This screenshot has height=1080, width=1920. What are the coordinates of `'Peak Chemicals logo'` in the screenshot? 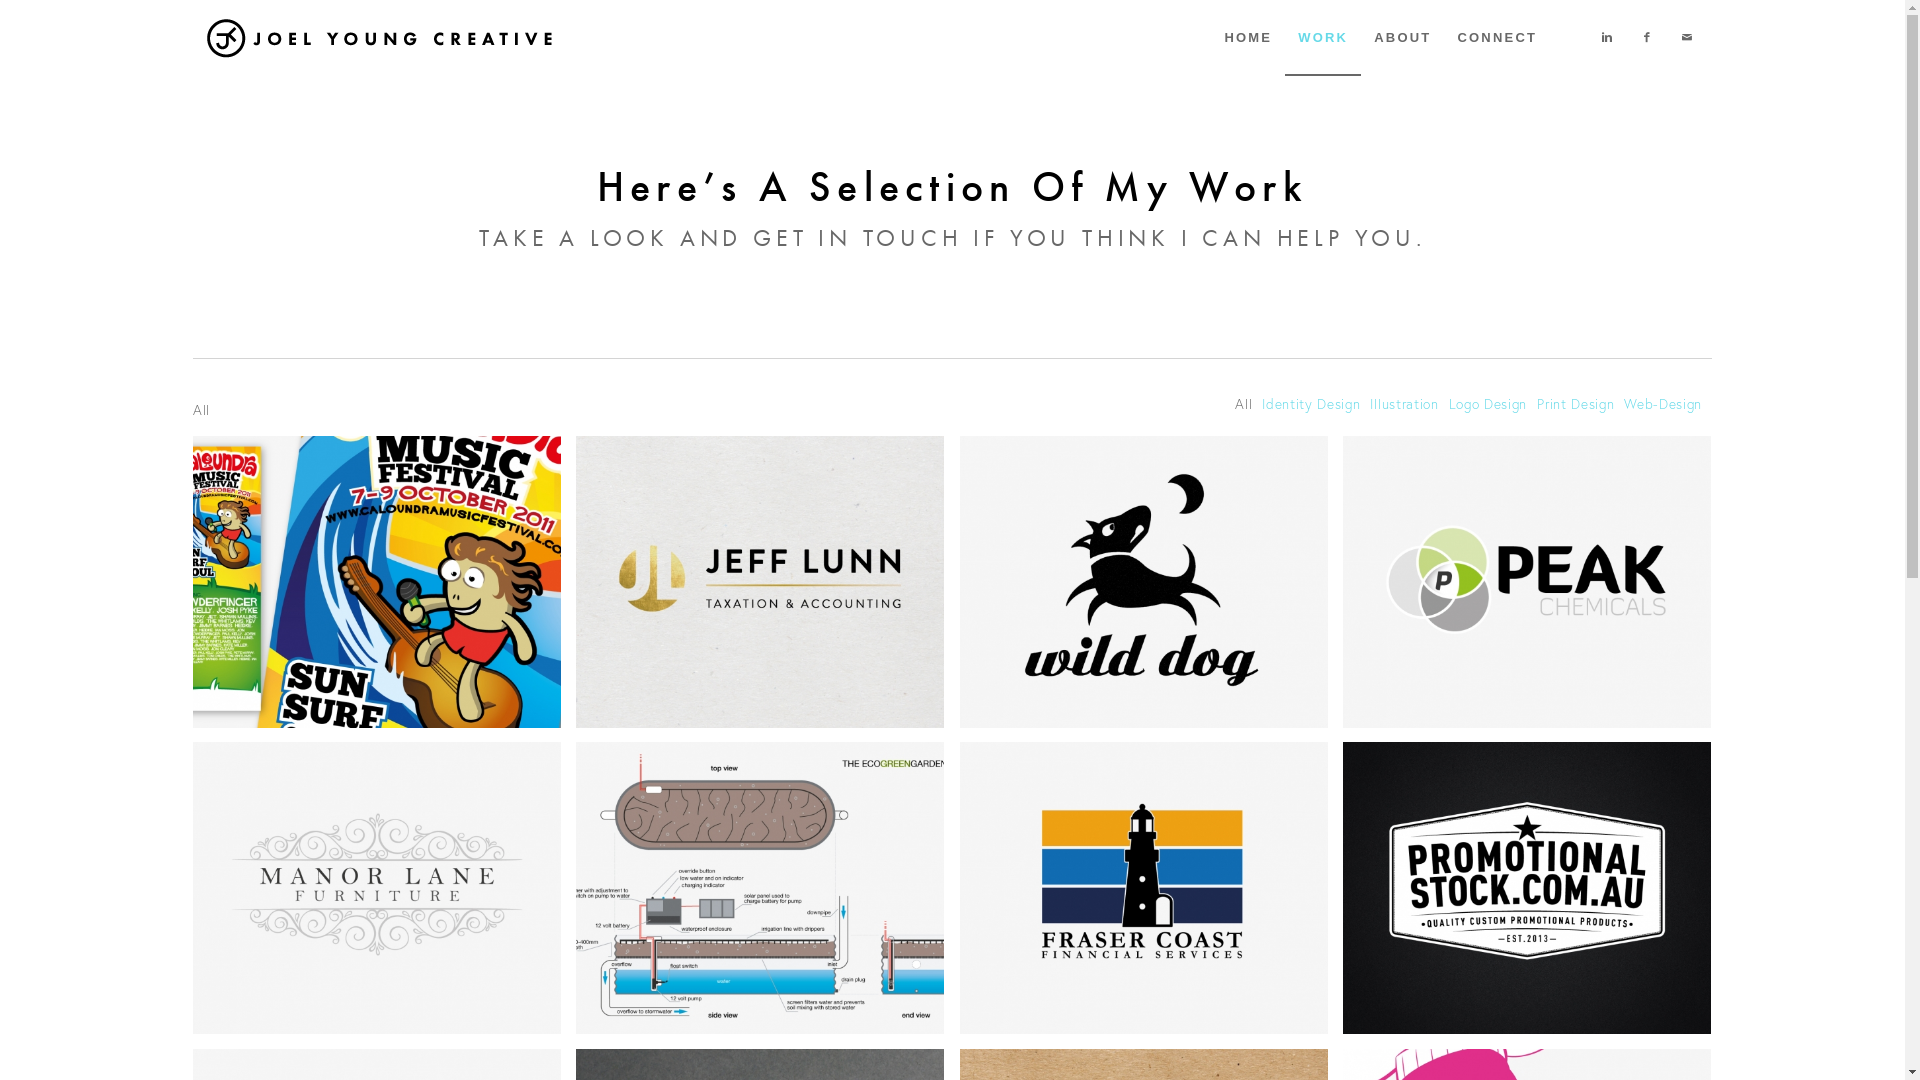 It's located at (1534, 588).